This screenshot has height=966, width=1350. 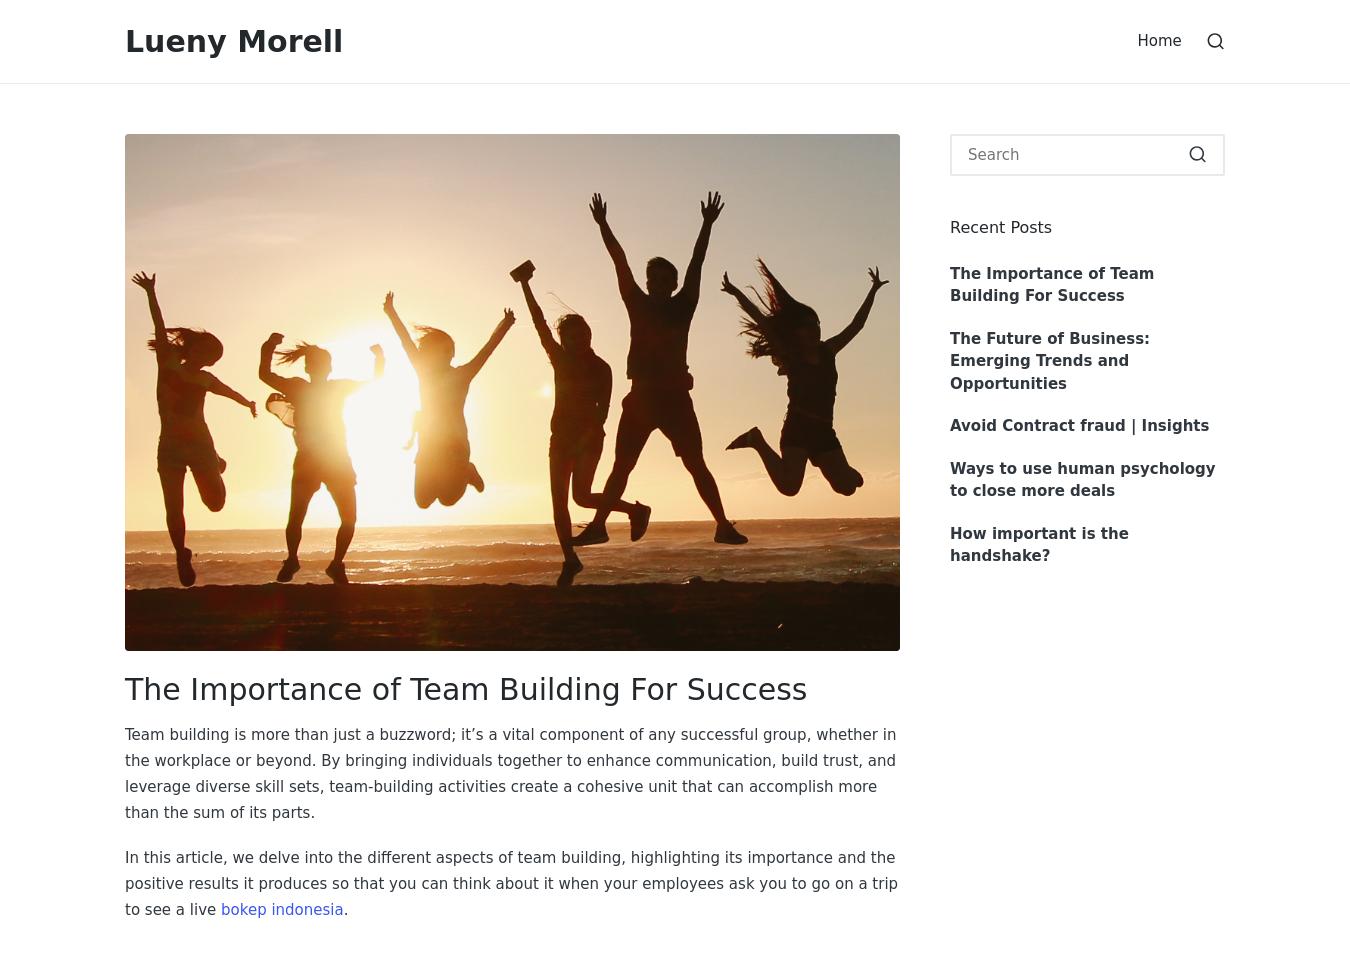 I want to click on 'Ways to use human psychology to close more deals', so click(x=1082, y=479).